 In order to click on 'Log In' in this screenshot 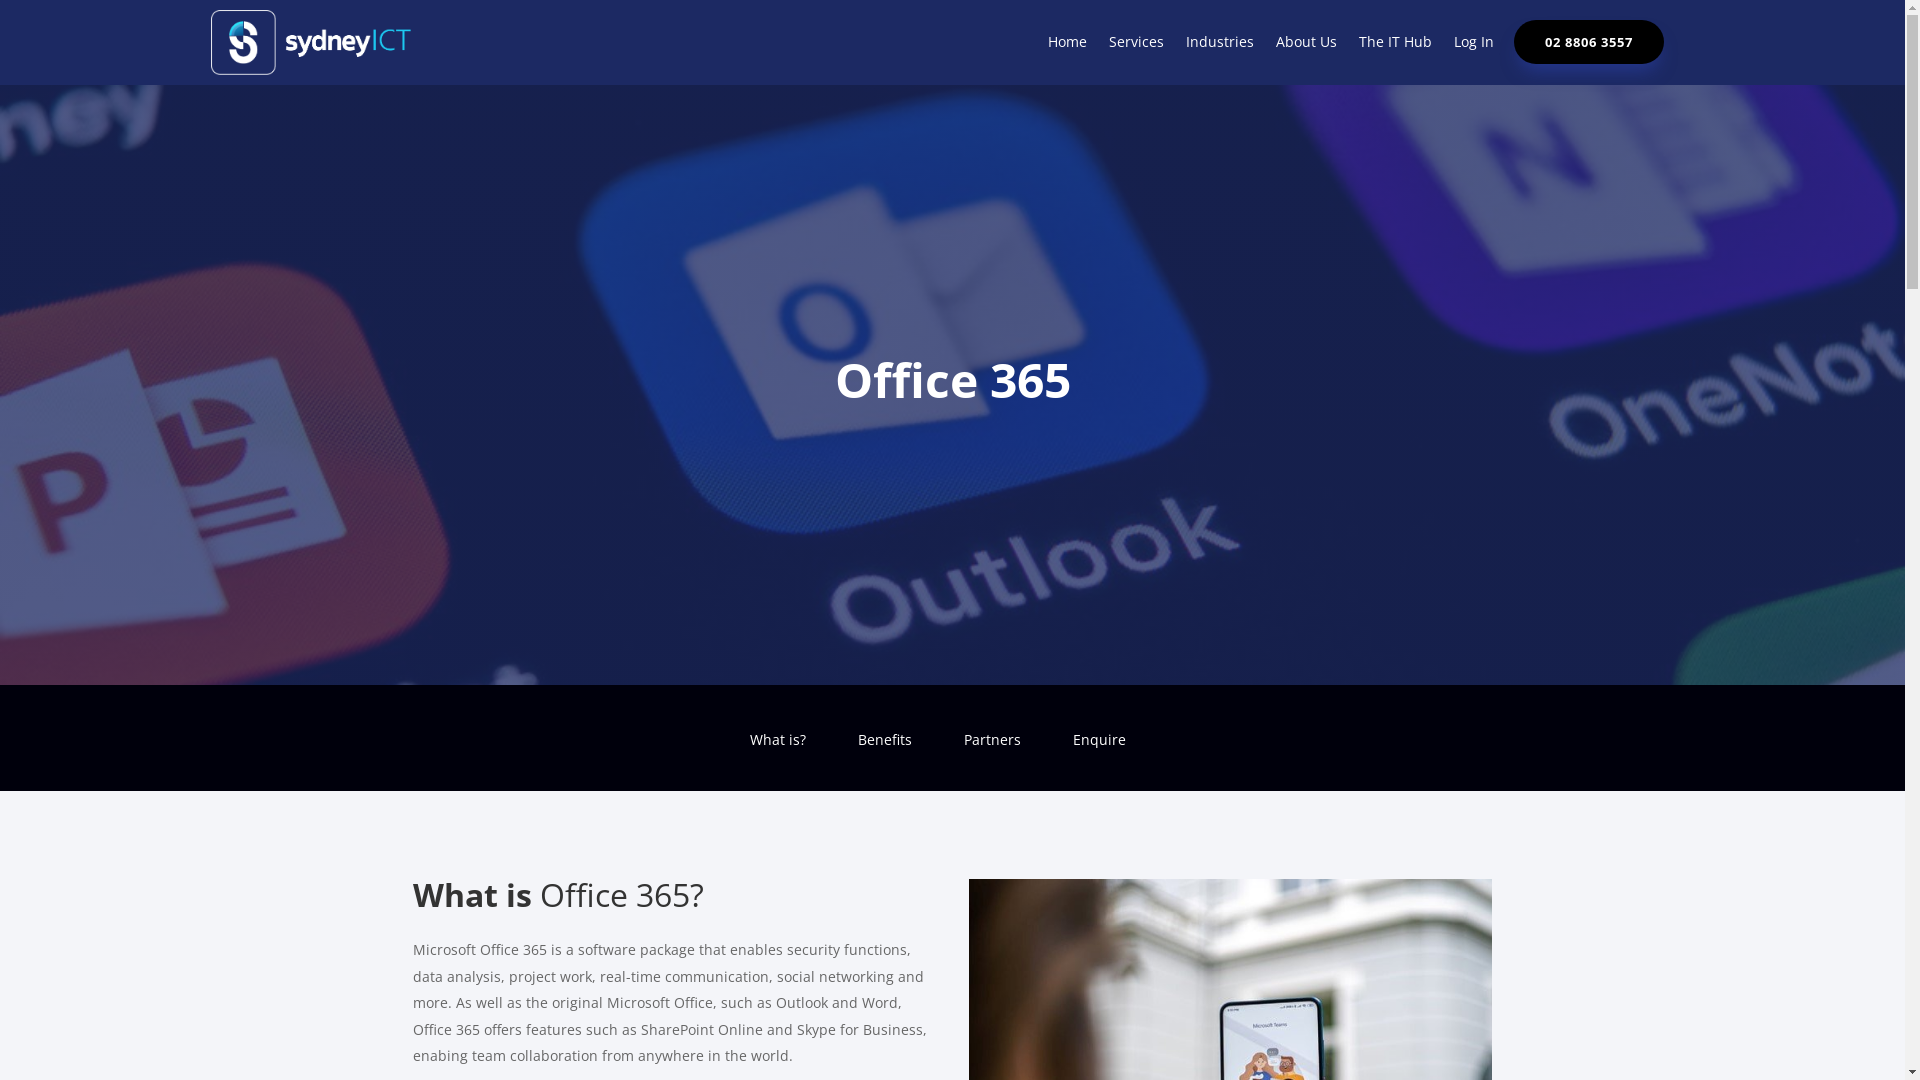, I will do `click(1454, 45)`.